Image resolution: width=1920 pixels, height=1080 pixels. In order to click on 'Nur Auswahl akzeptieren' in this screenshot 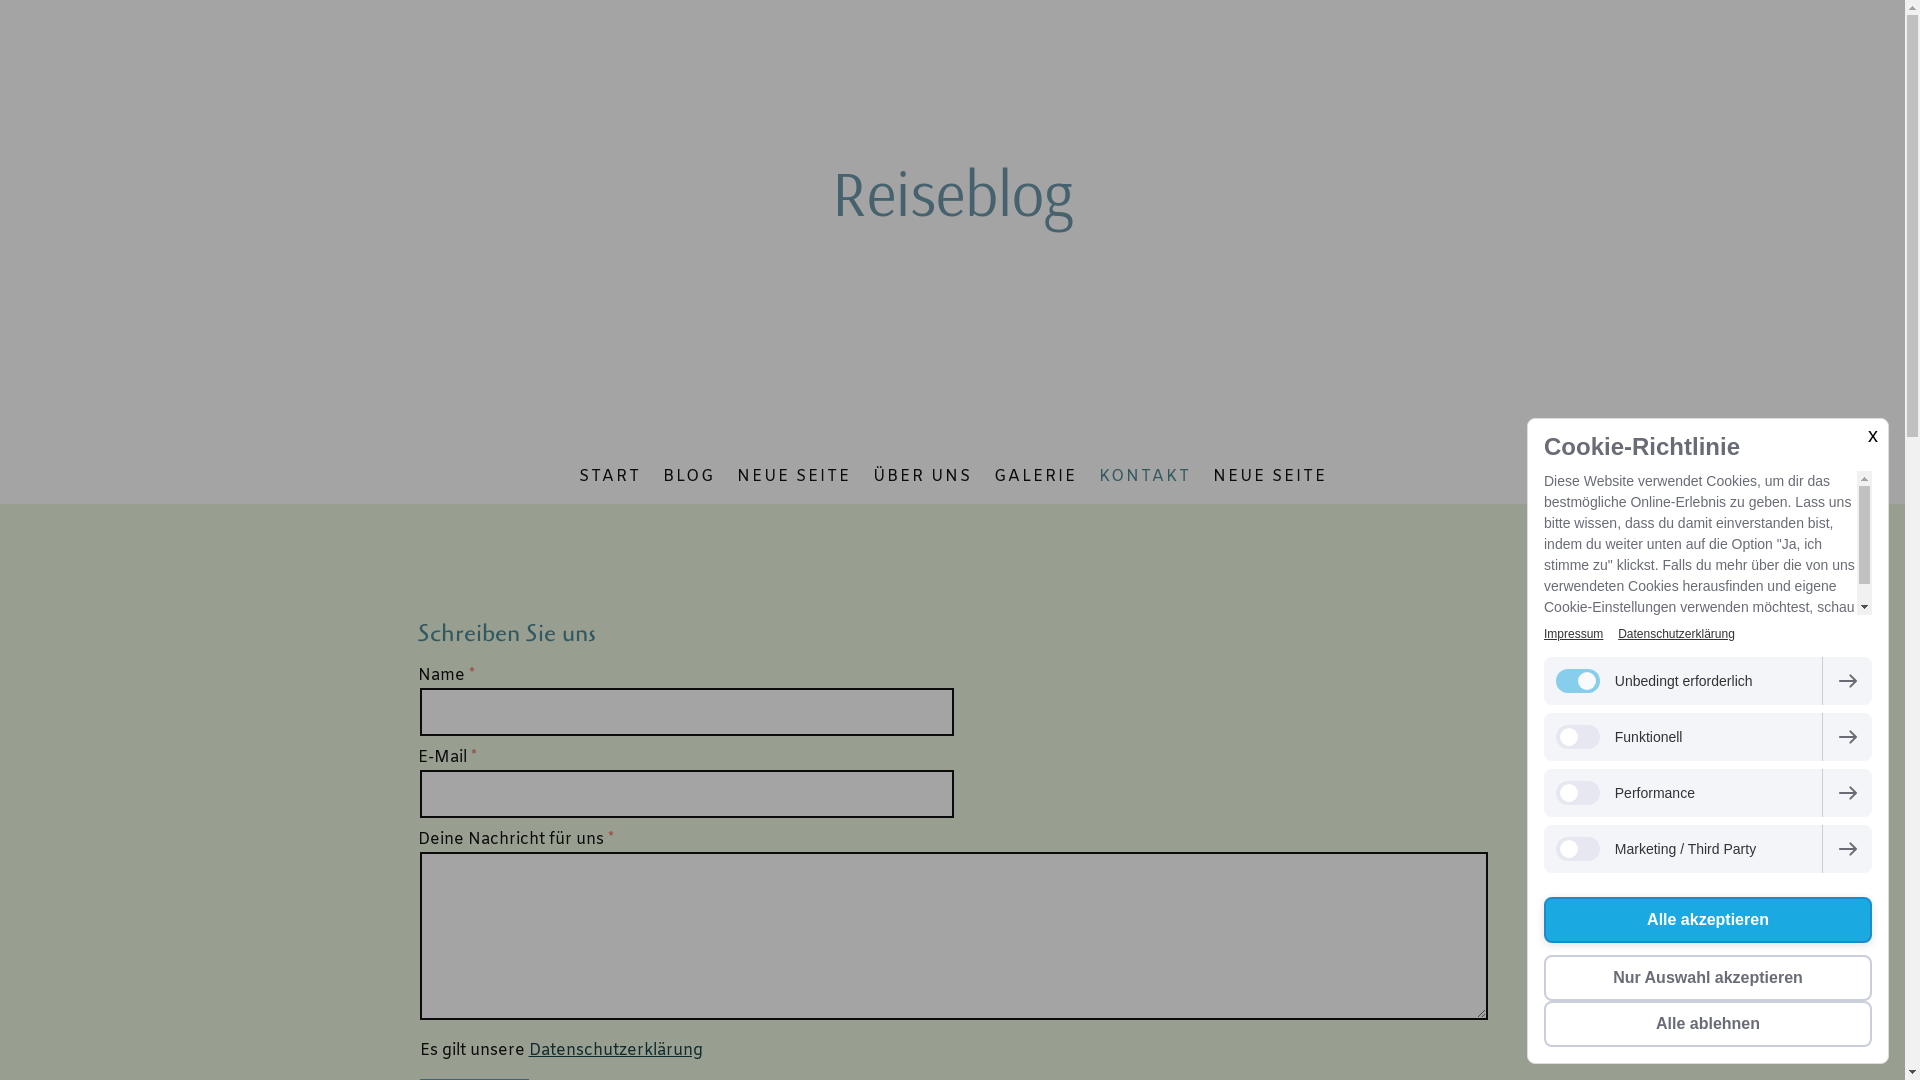, I will do `click(1707, 977)`.